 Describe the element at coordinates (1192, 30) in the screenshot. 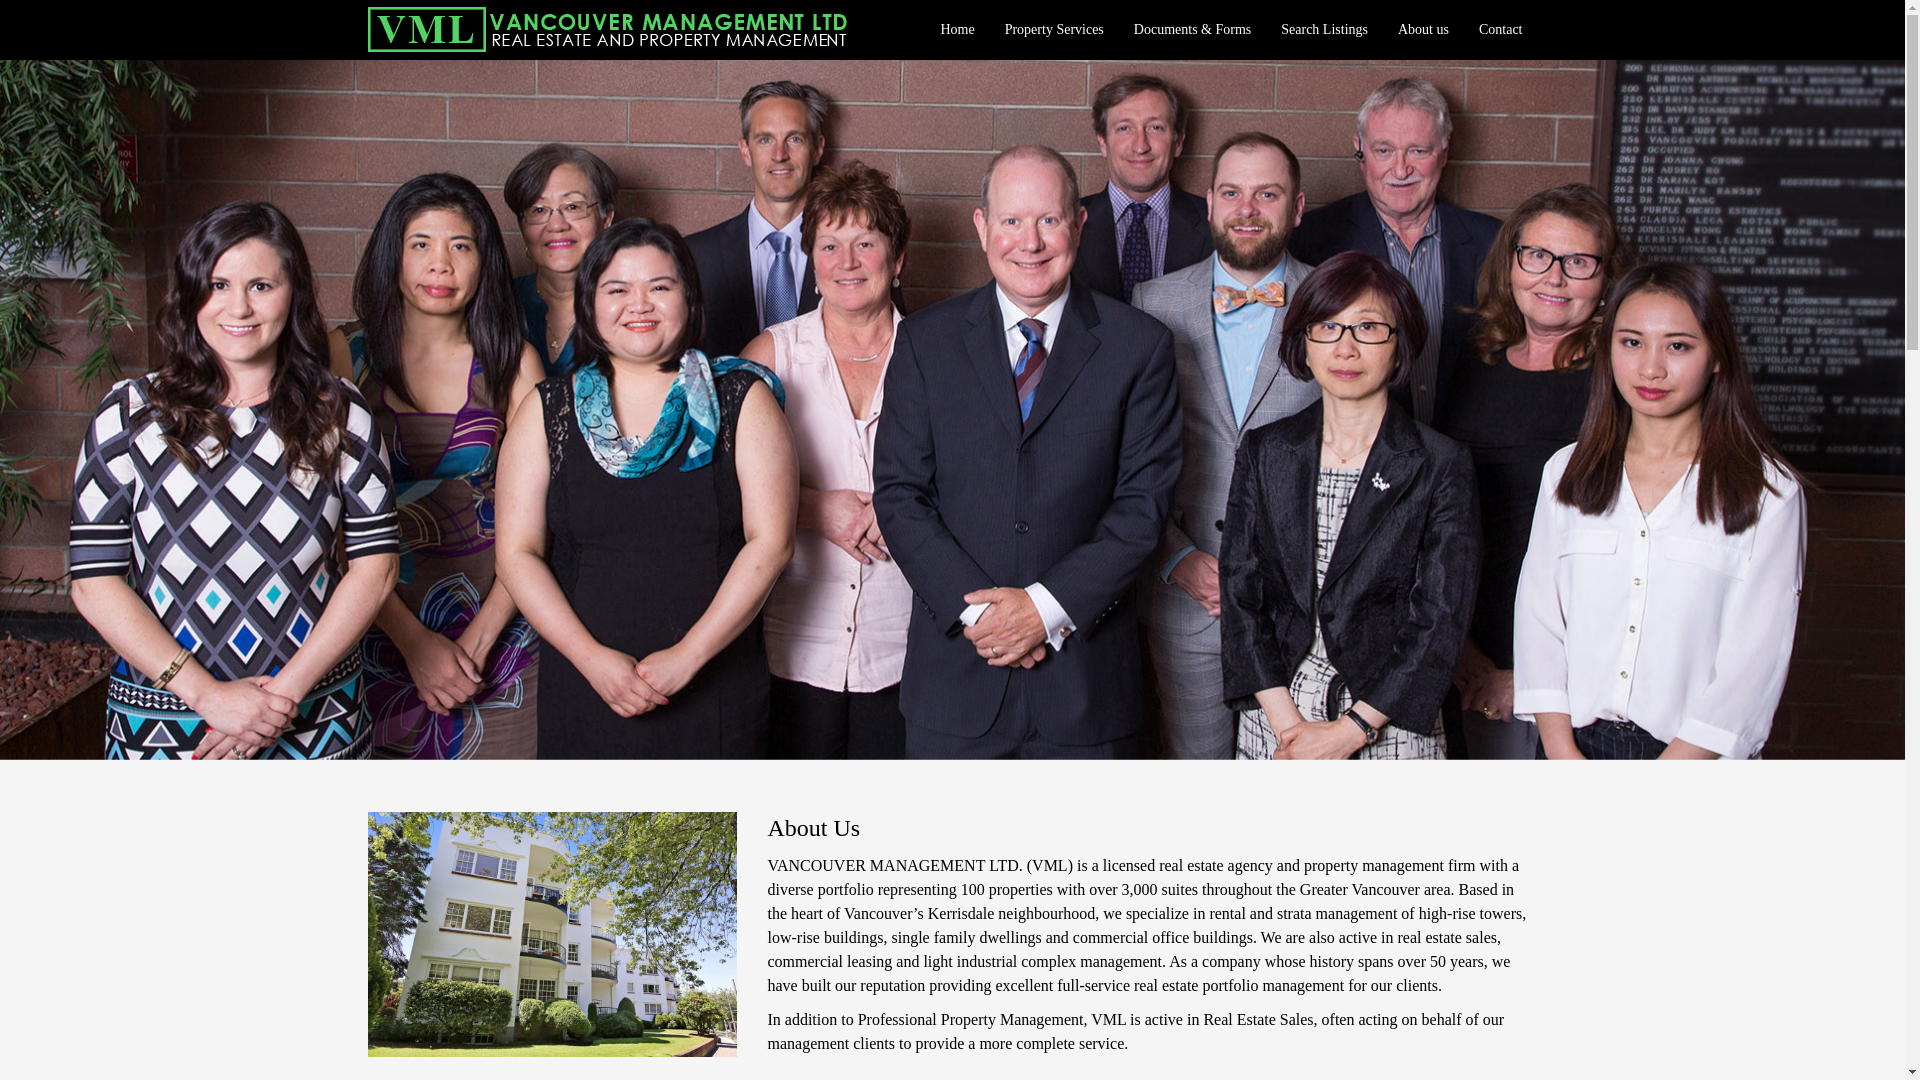

I see `'Documents & Forms'` at that location.